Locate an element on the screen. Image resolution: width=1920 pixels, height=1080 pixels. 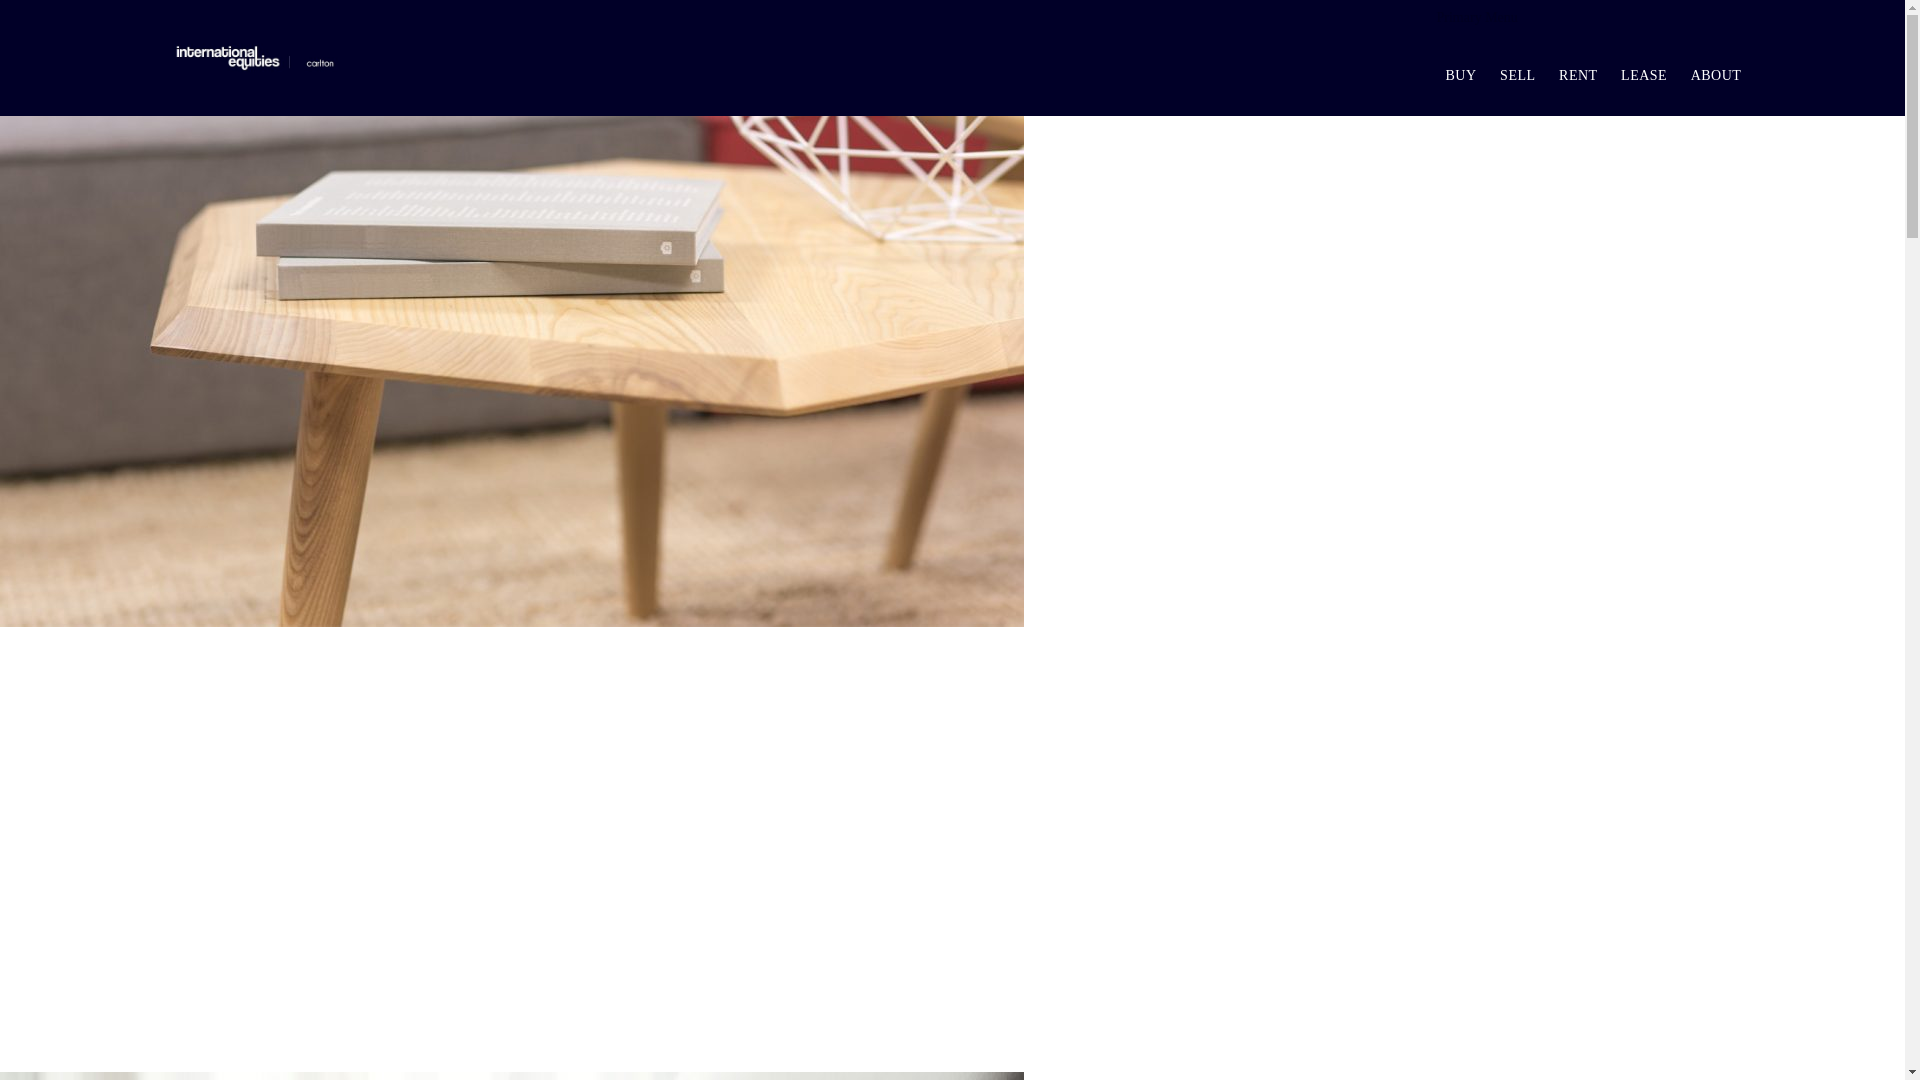
'LEASE' is located at coordinates (1643, 75).